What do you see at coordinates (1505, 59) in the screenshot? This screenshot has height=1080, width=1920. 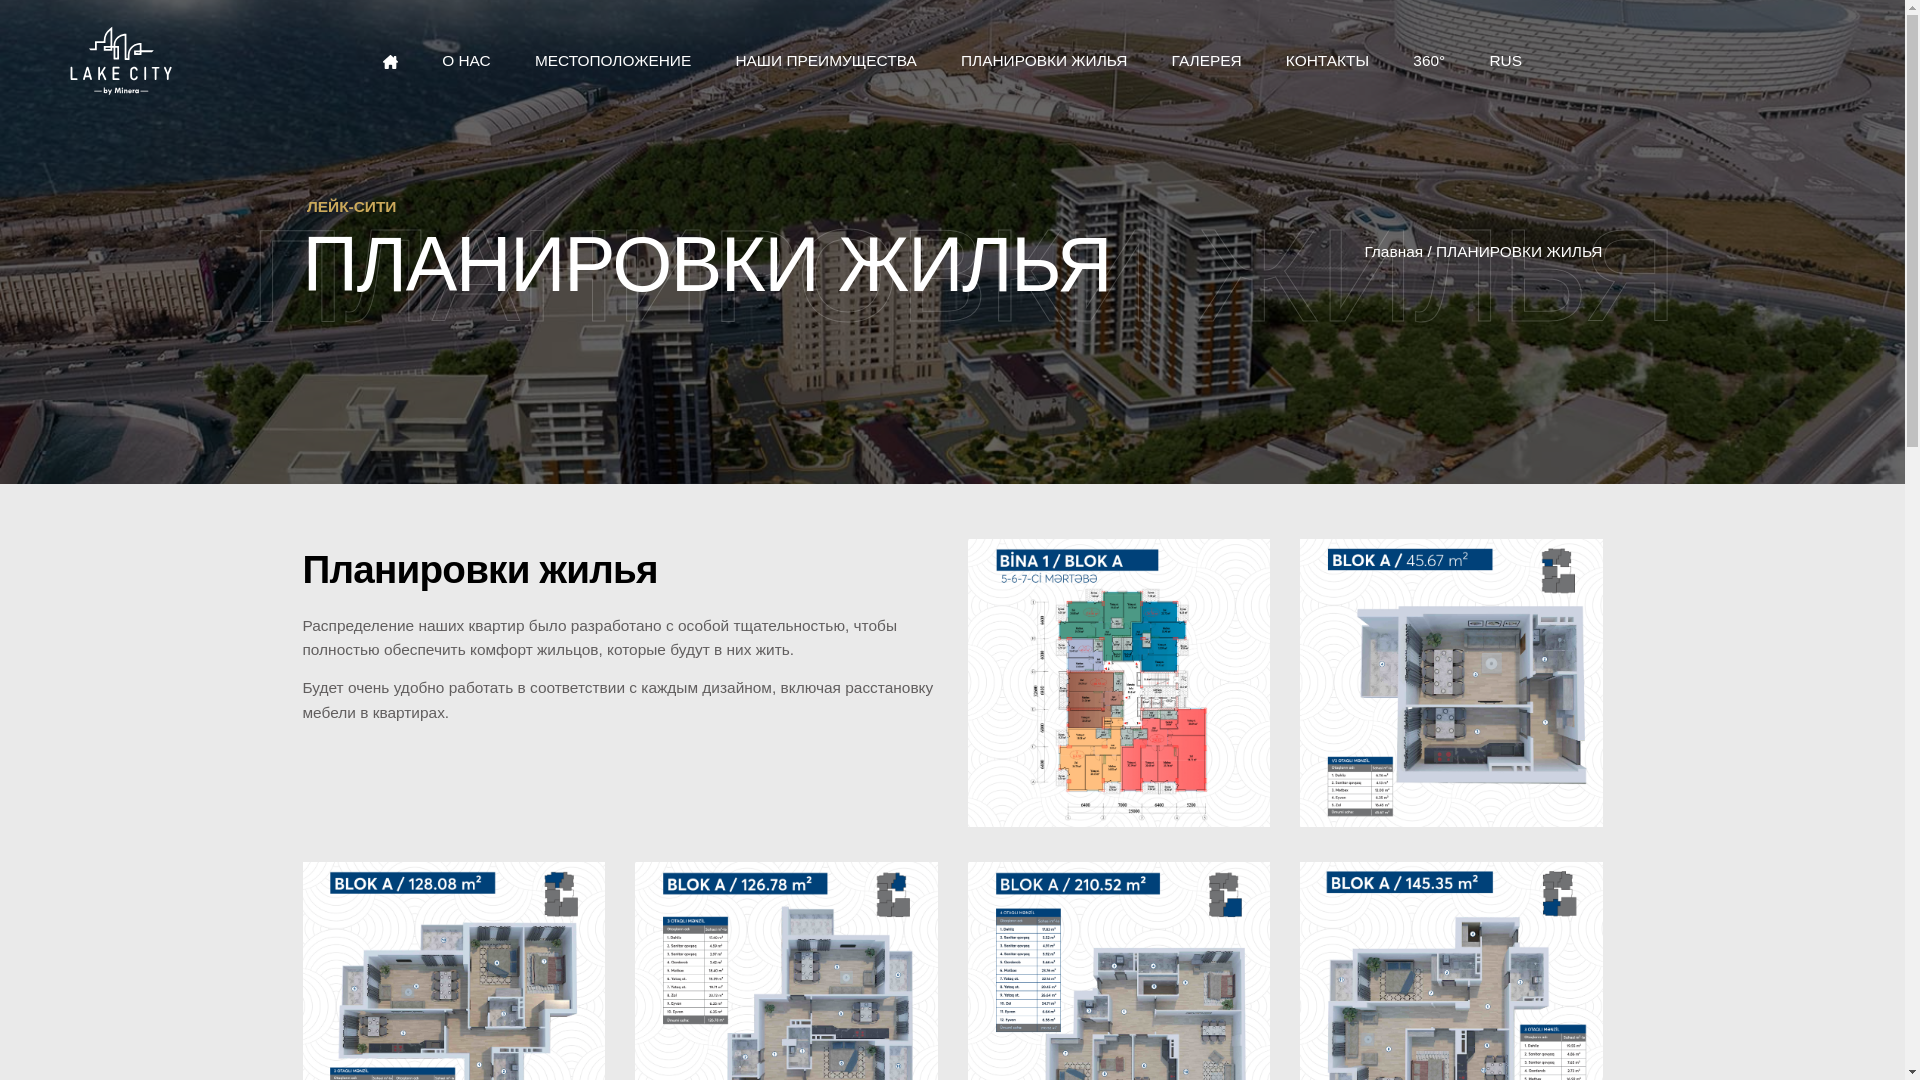 I see `'RUS'` at bounding box center [1505, 59].